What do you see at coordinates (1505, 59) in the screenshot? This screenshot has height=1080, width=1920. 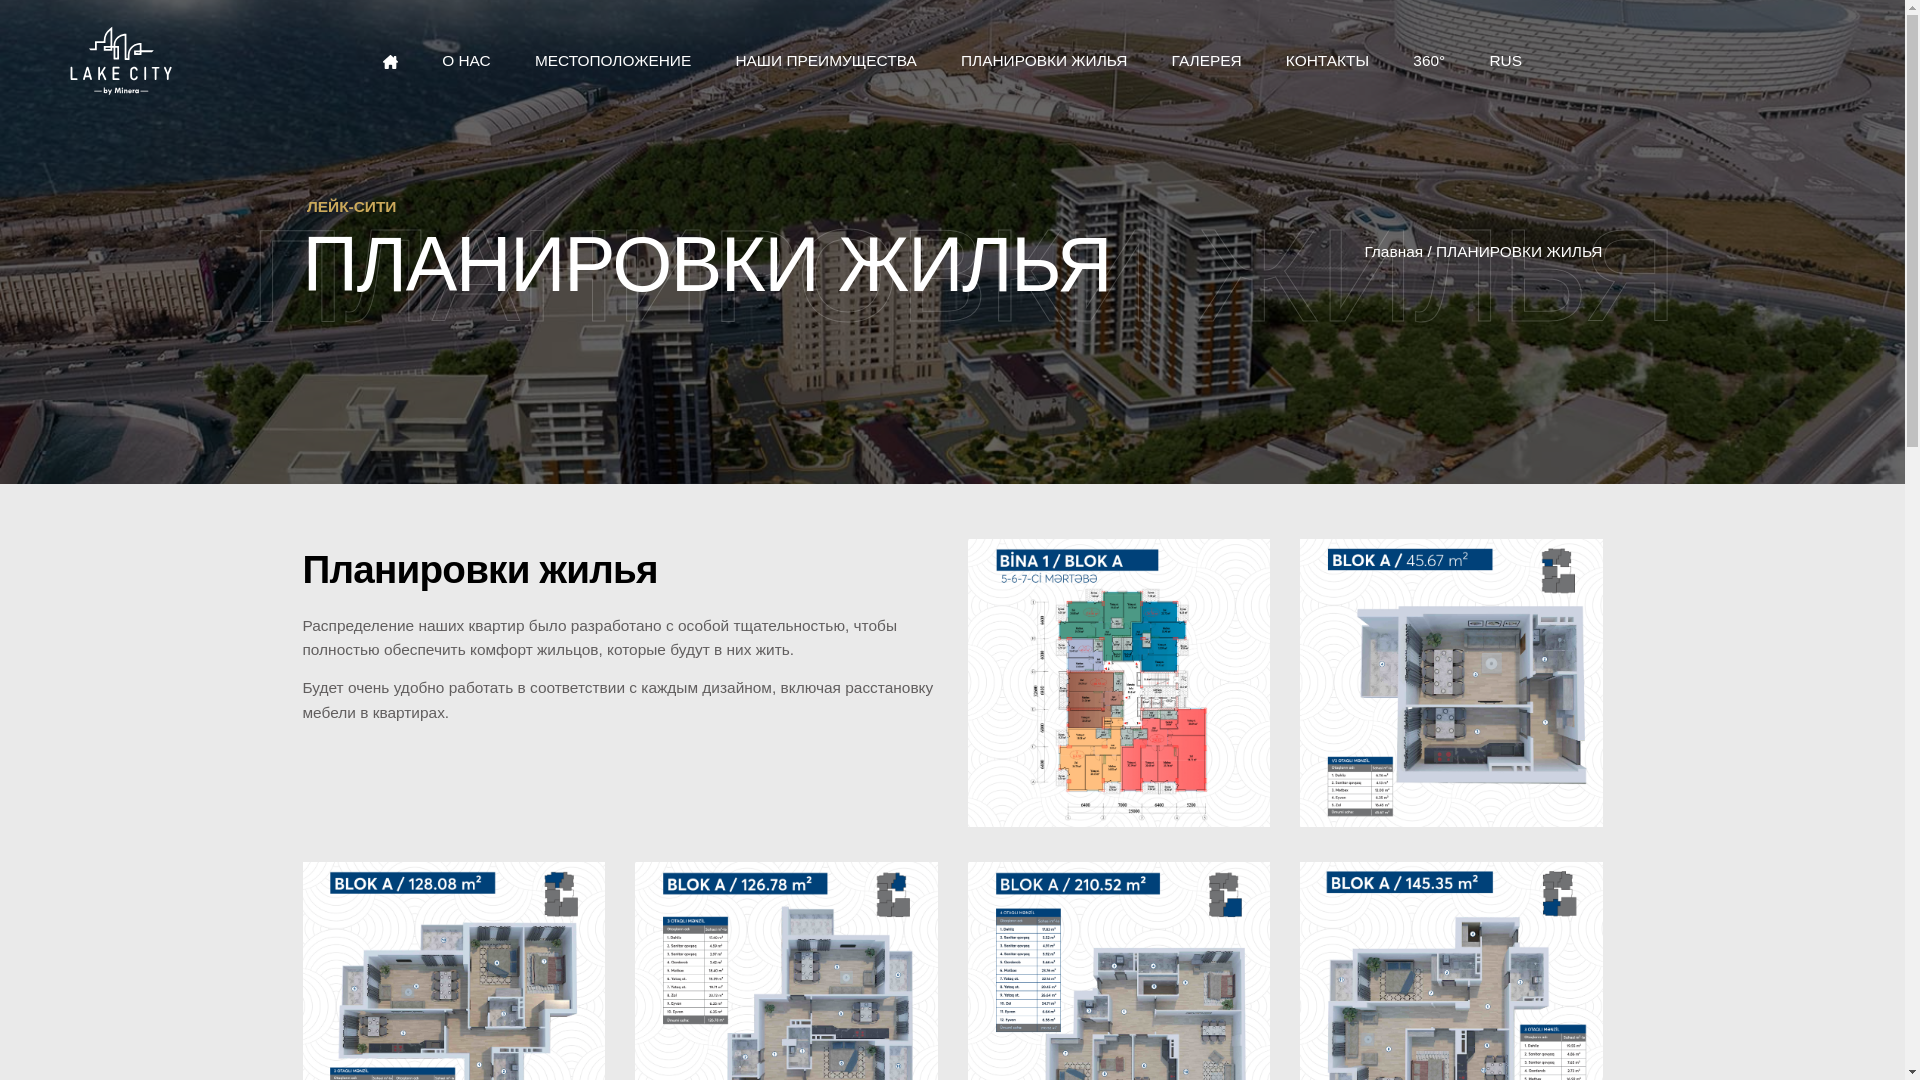 I see `'RUS'` at bounding box center [1505, 59].